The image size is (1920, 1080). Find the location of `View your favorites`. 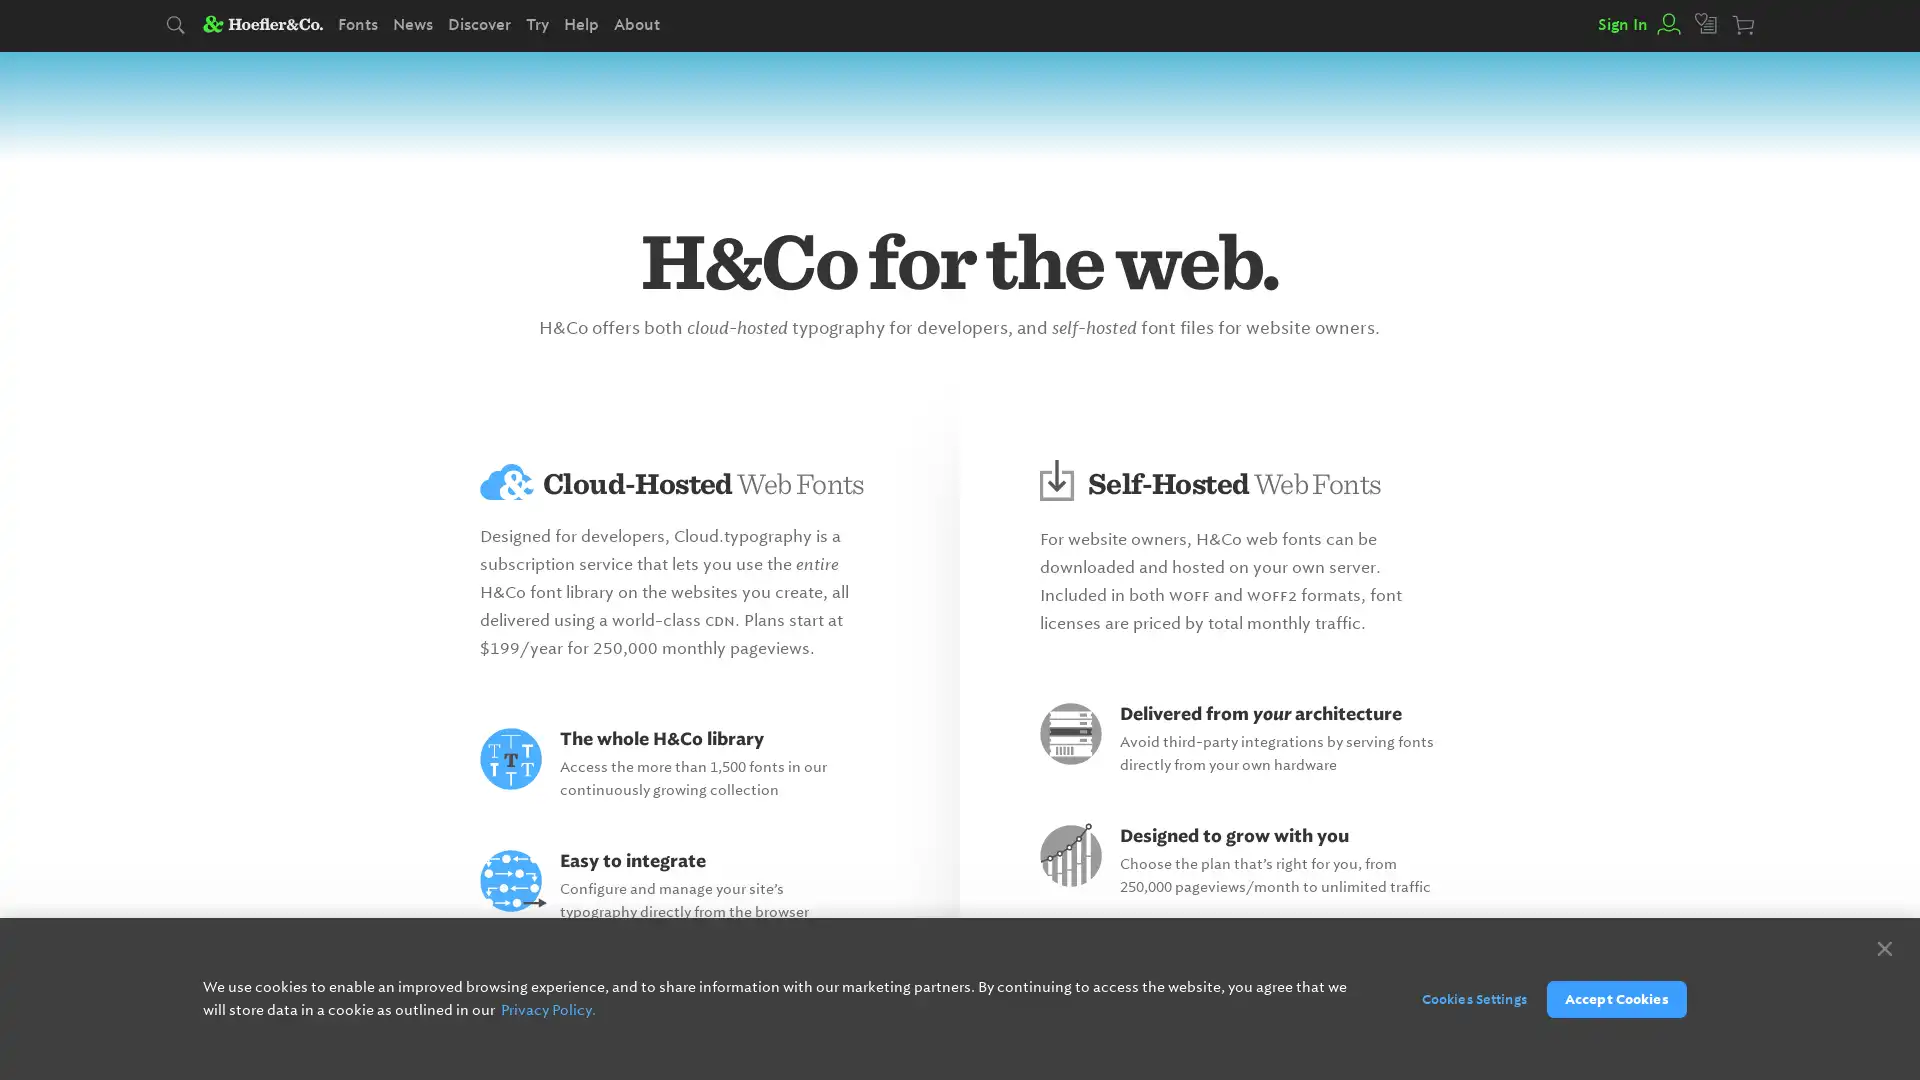

View your favorites is located at coordinates (1706, 24).